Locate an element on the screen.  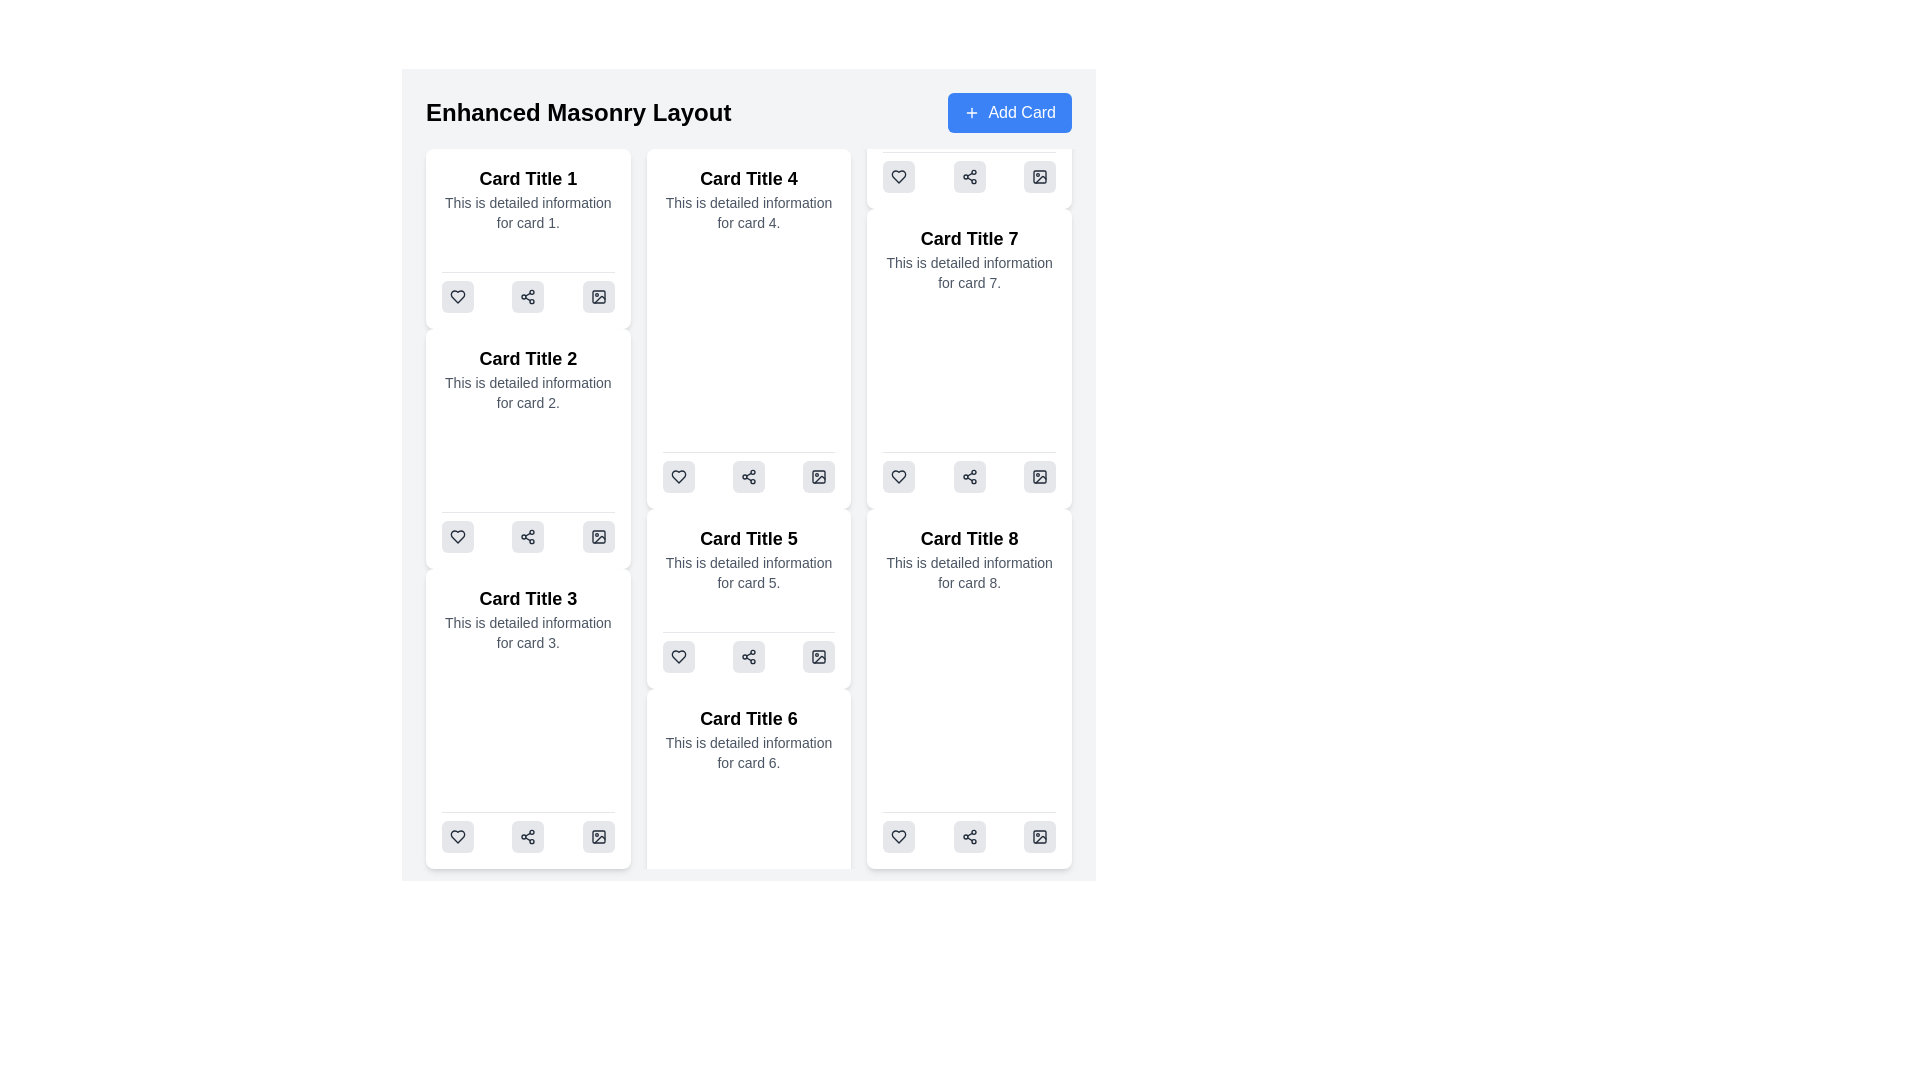
the 'share' button located at the bottom center of 'Card Title 8' is located at coordinates (969, 837).